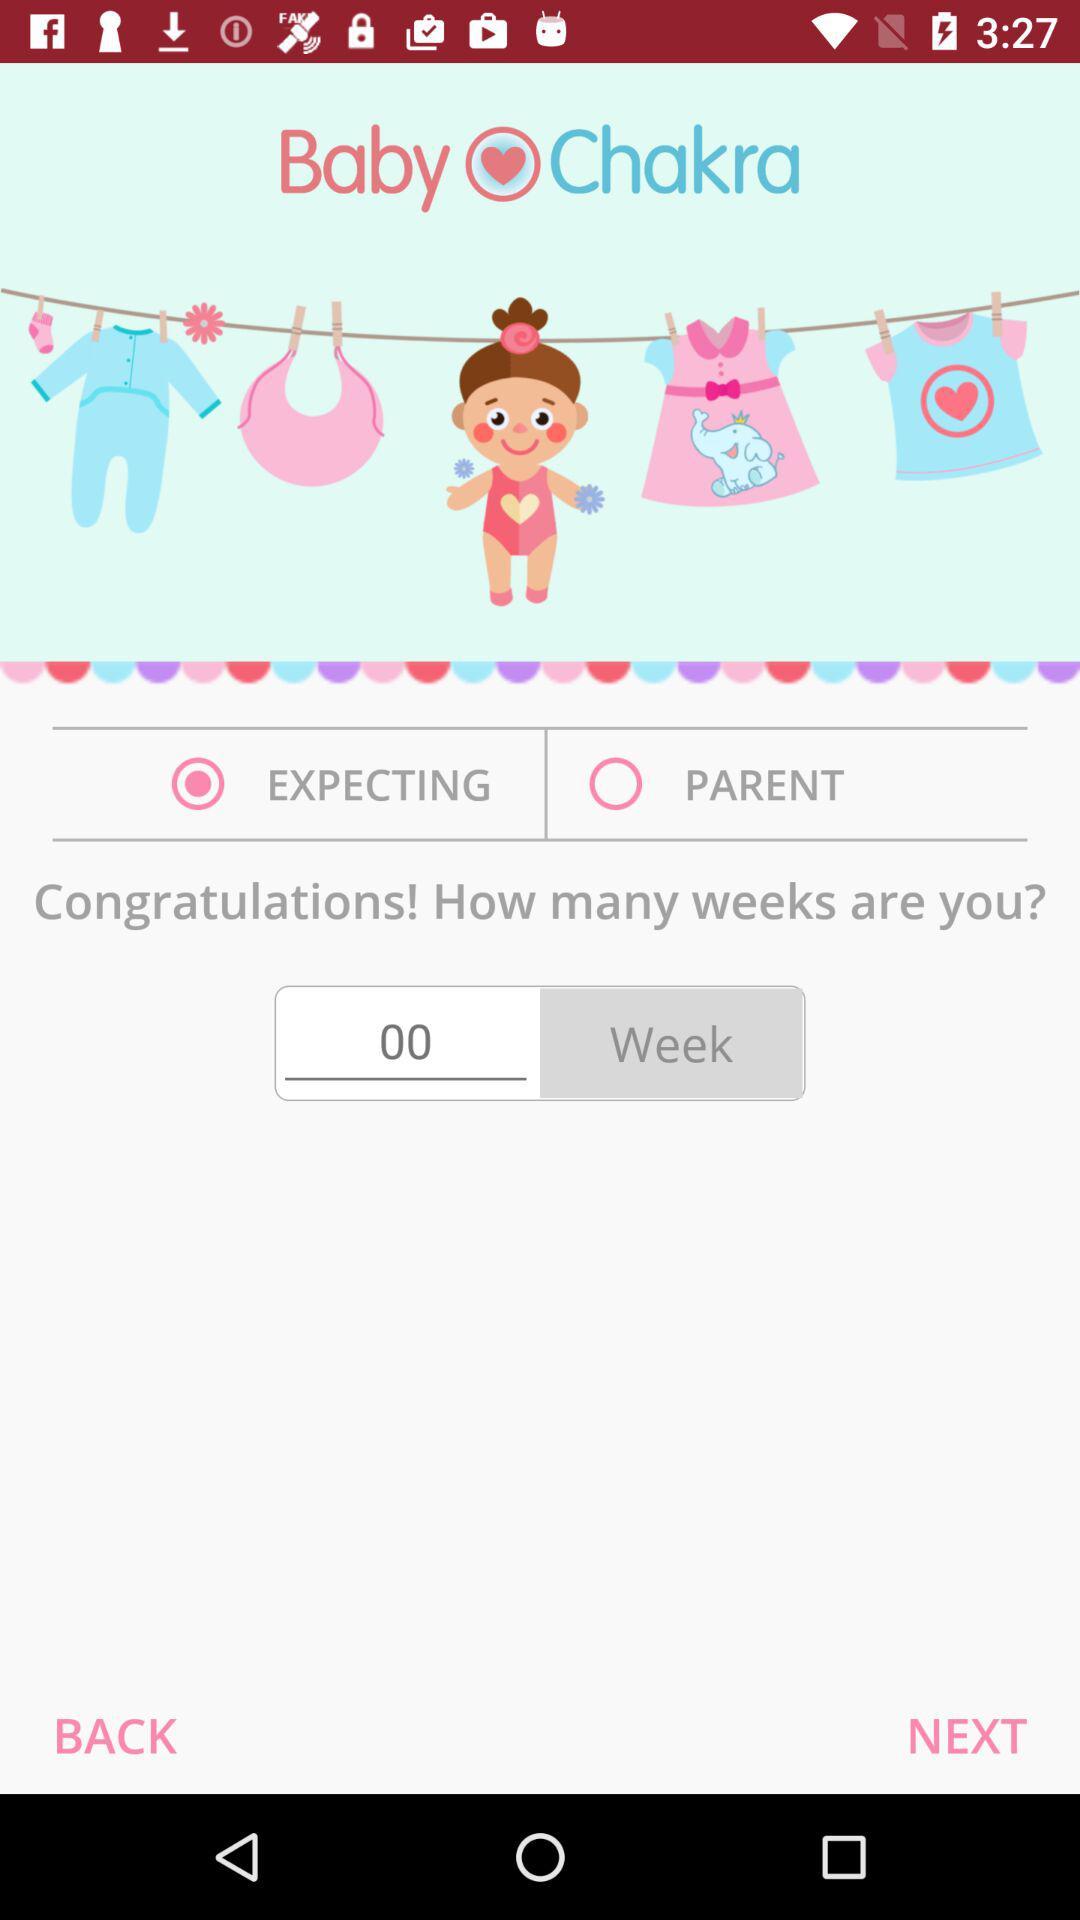  I want to click on the item below congratulations how many icon, so click(114, 1734).